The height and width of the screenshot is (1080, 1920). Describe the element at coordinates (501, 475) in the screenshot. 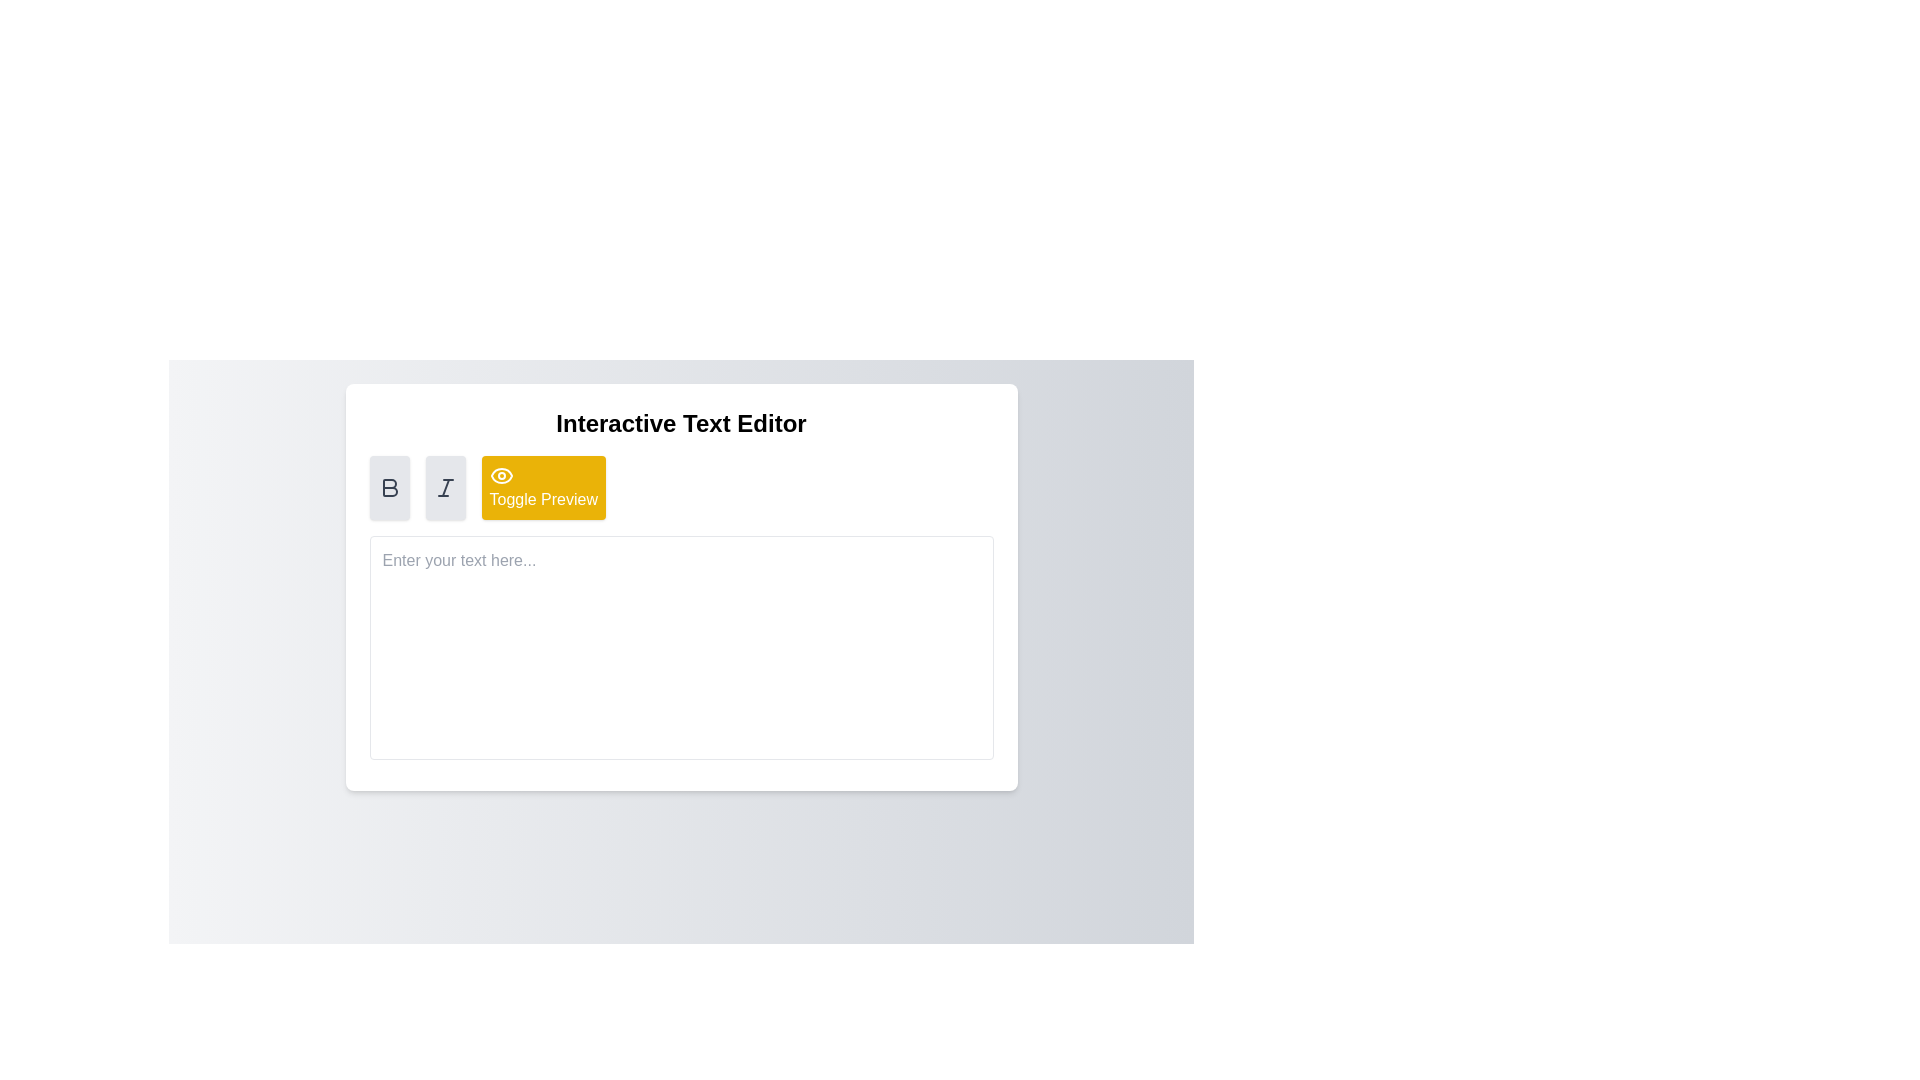

I see `the eye icon in the top toolbar of the text editor, located adjacent to the 'Toggle Preview' button` at that location.